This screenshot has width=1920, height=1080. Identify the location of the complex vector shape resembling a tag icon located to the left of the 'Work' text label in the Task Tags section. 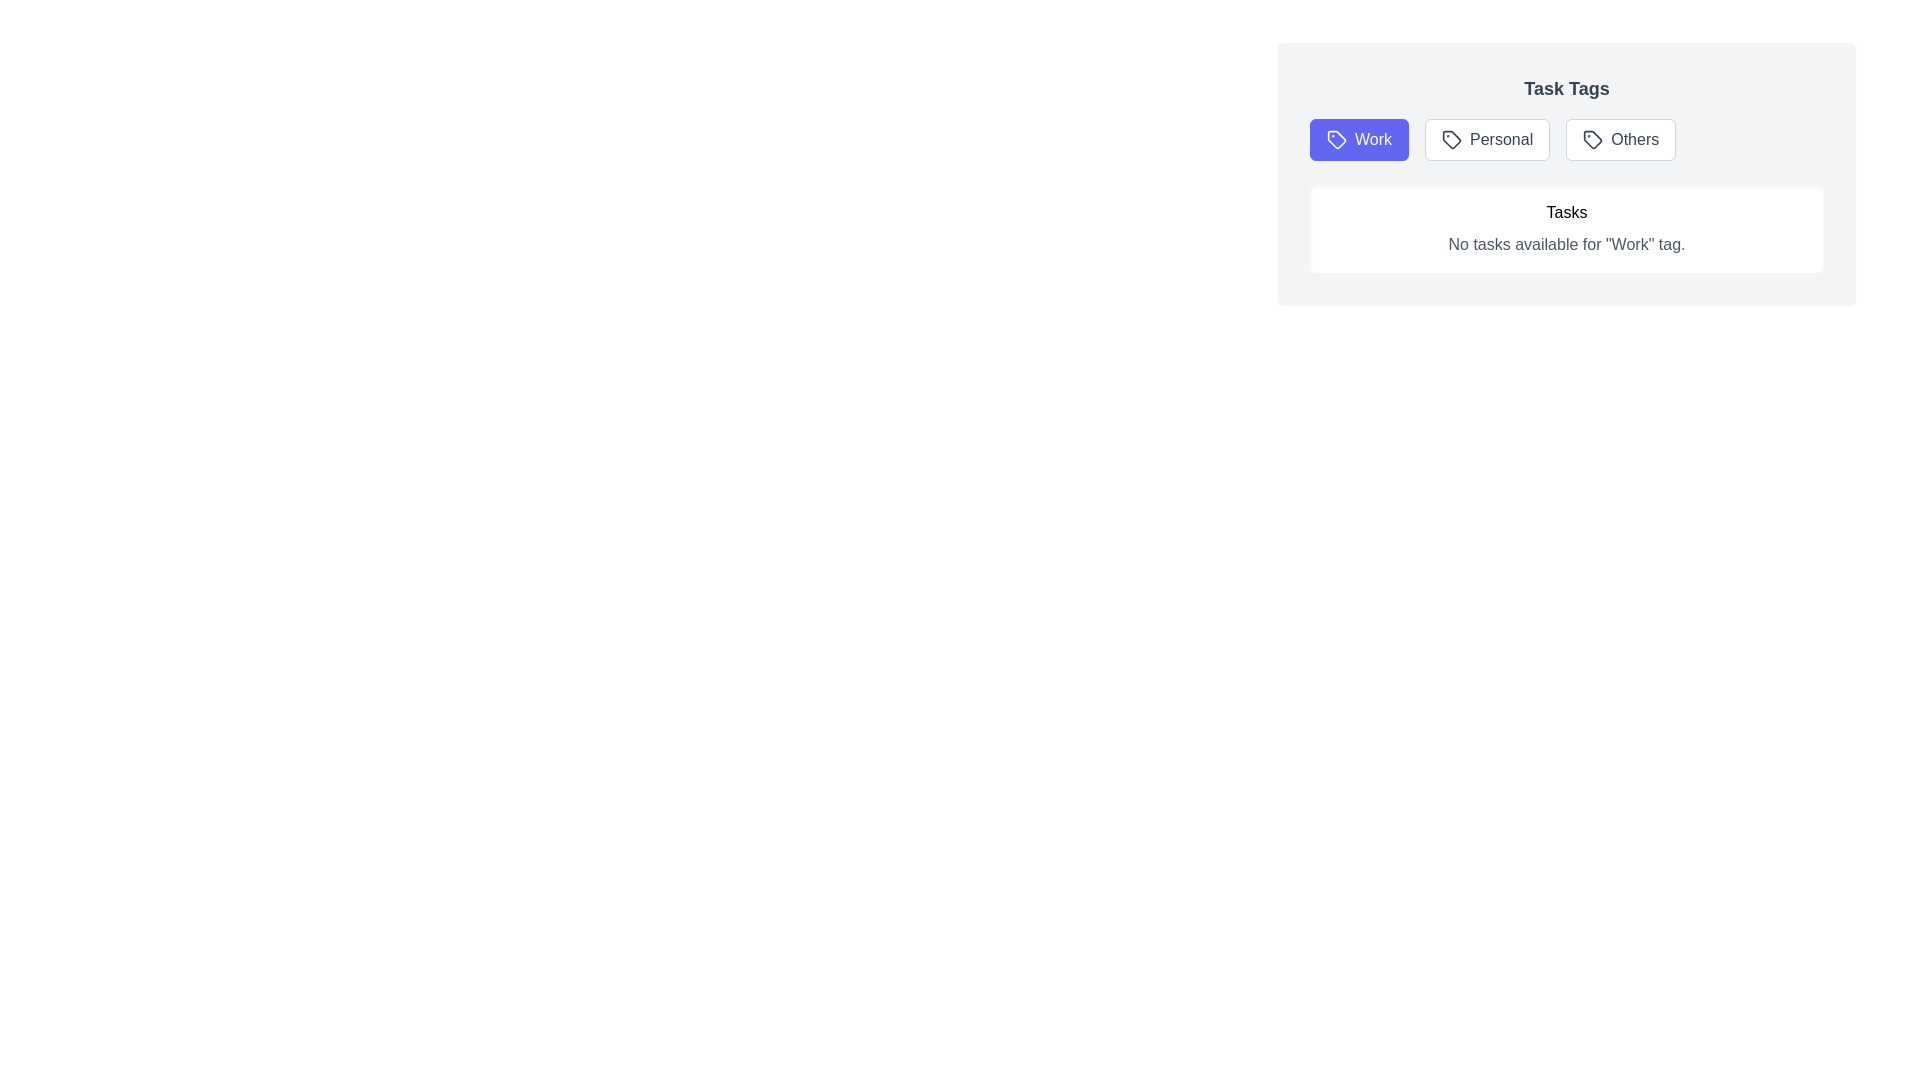
(1337, 138).